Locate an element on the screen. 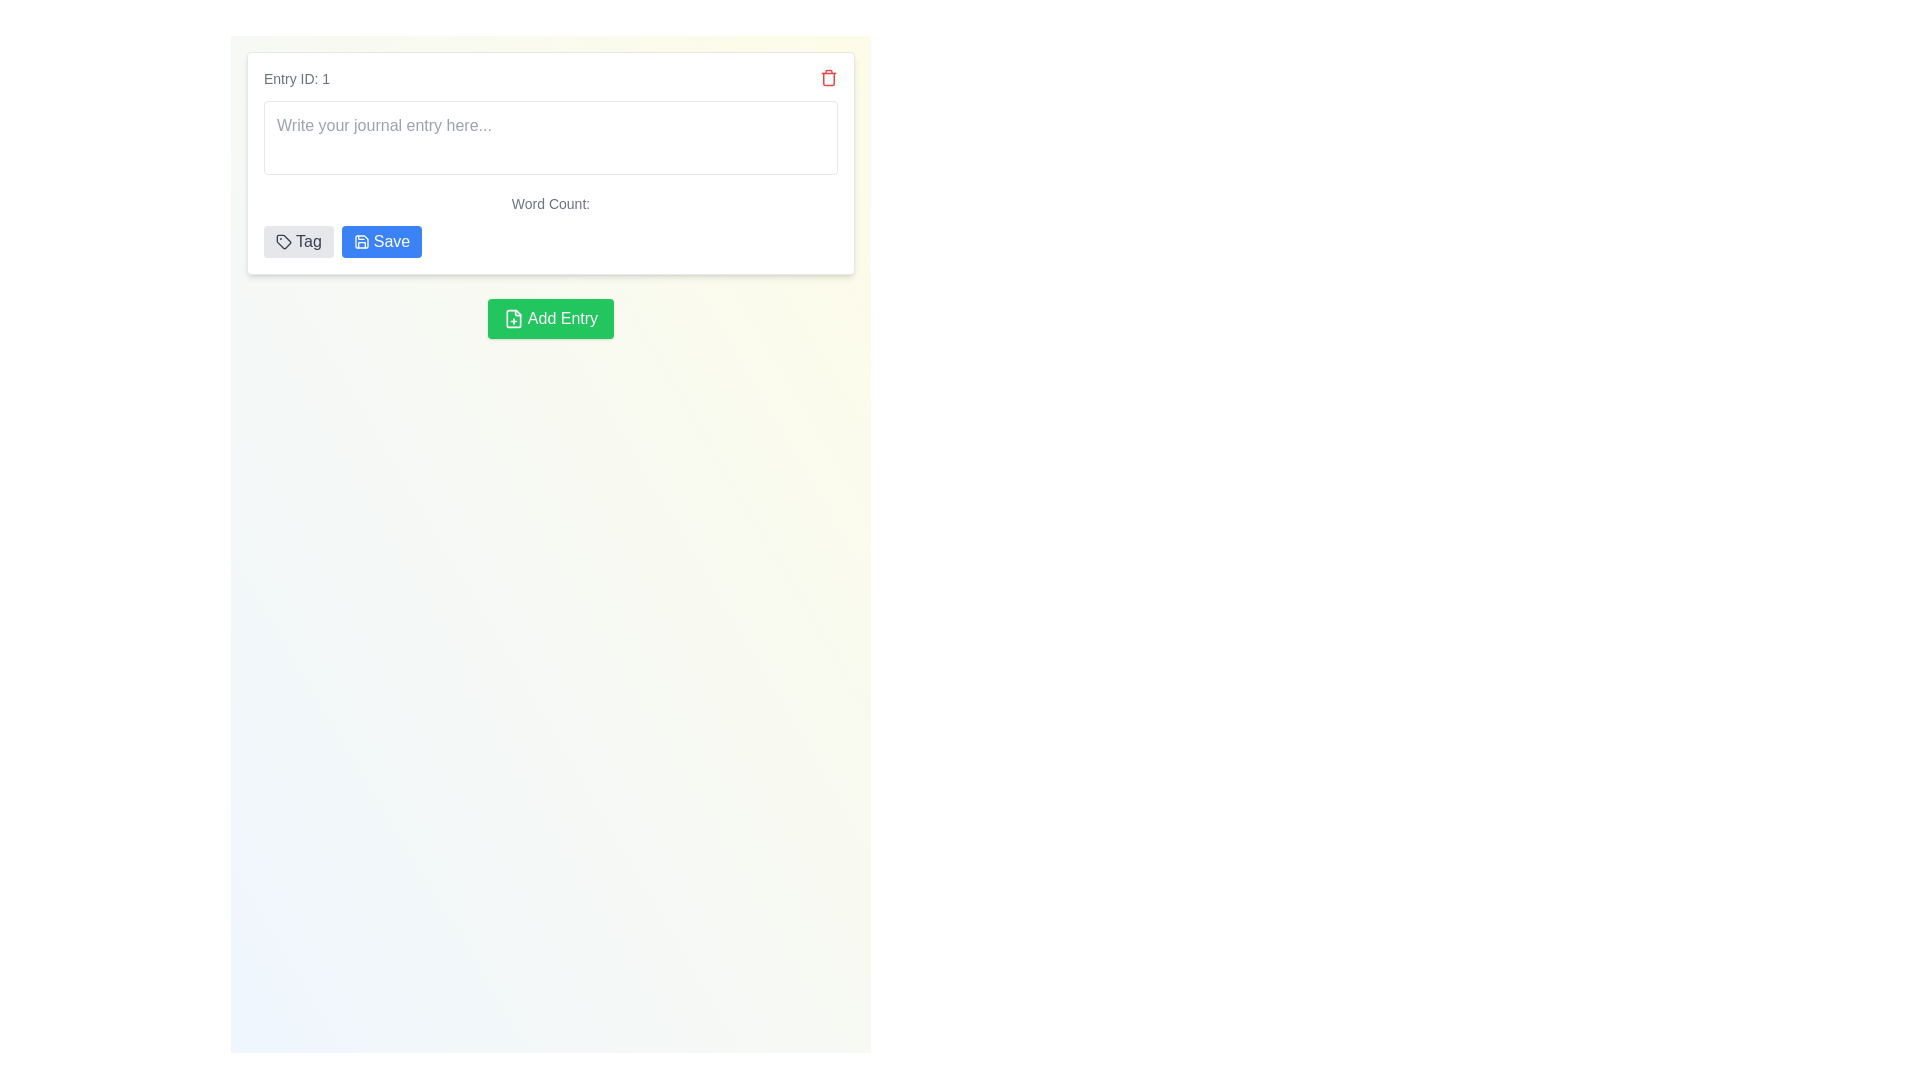  the save icon button is located at coordinates (361, 241).